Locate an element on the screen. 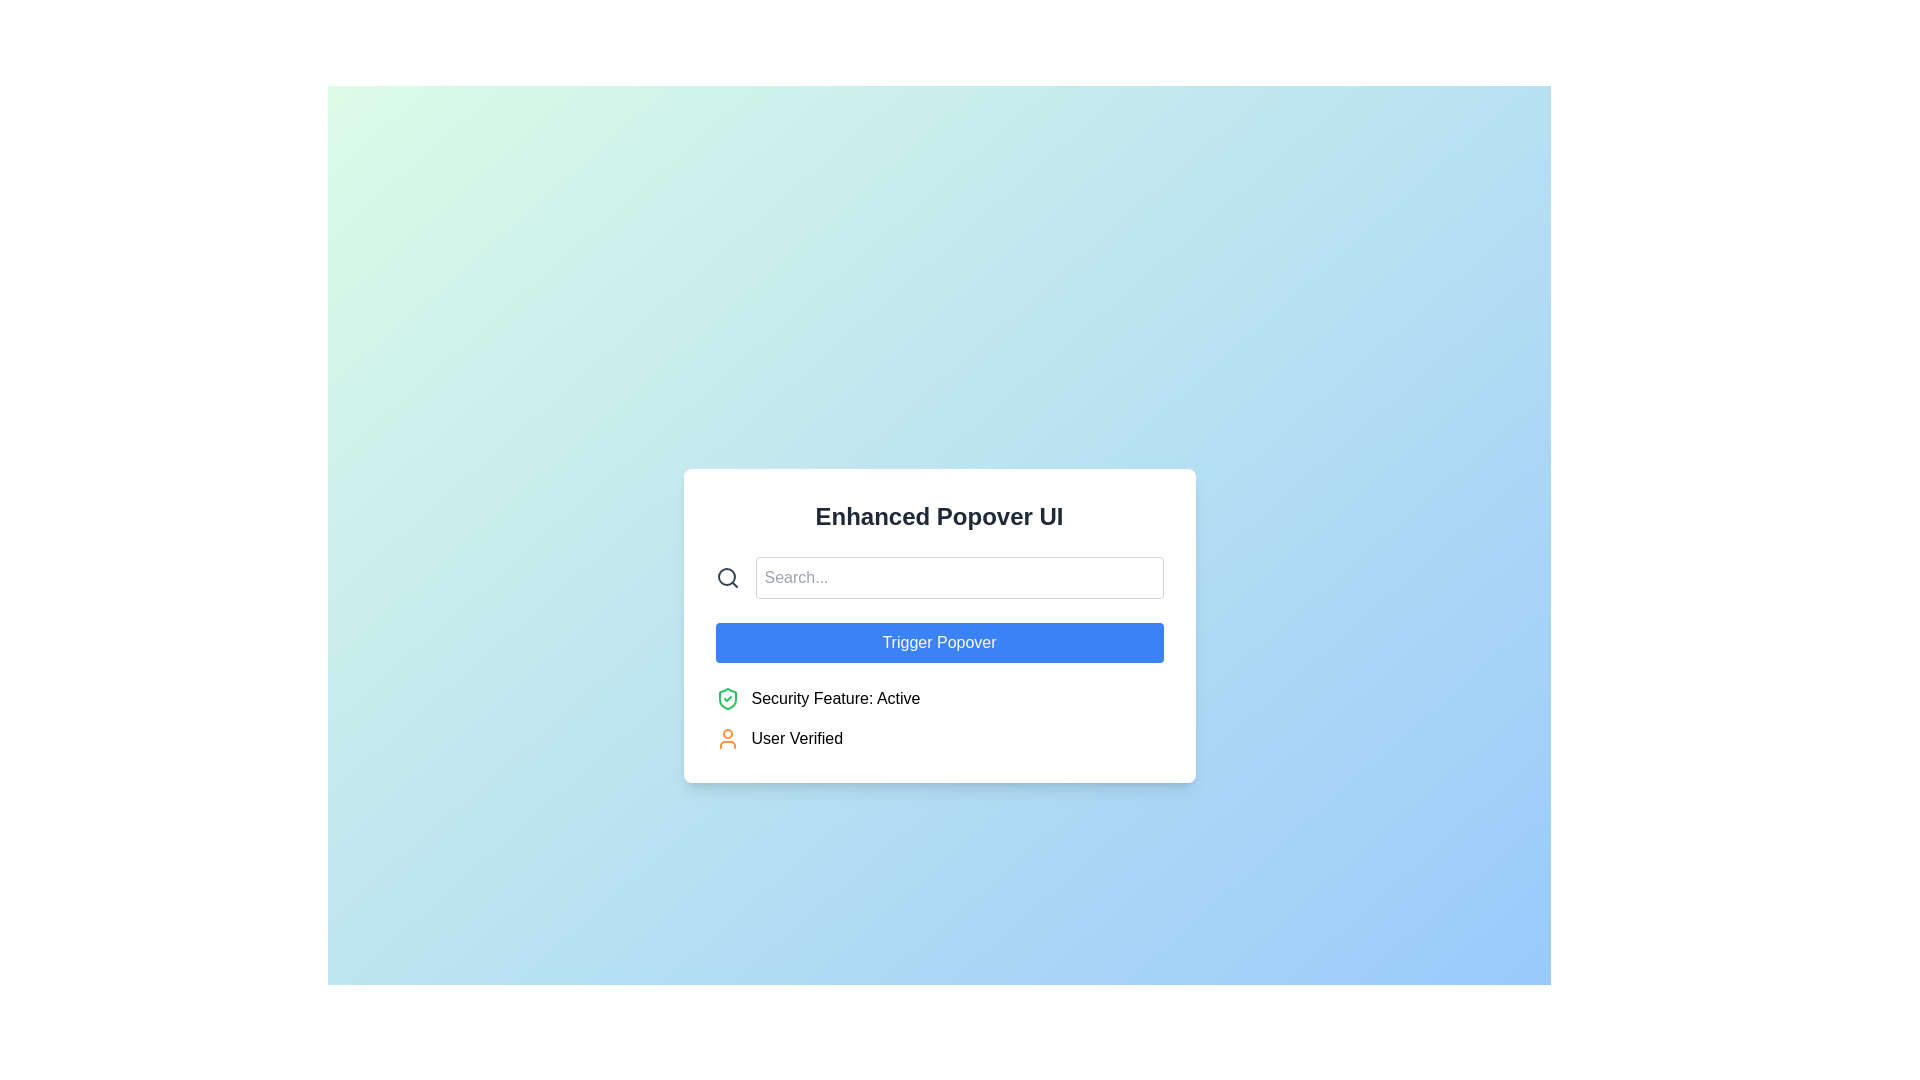  the text label that displays 'Security Feature: Active', which is styled in black typography and positioned below a button labeled 'Trigger Popover' is located at coordinates (835, 697).